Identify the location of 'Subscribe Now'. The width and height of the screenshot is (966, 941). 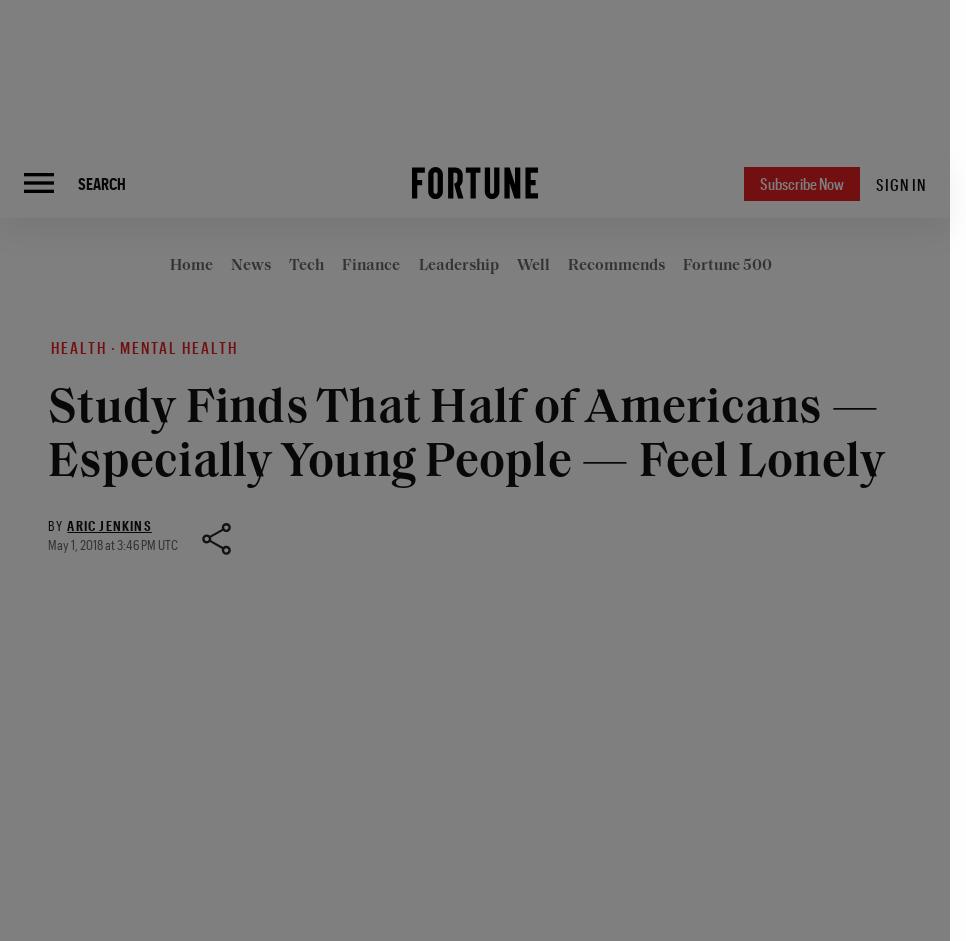
(801, 183).